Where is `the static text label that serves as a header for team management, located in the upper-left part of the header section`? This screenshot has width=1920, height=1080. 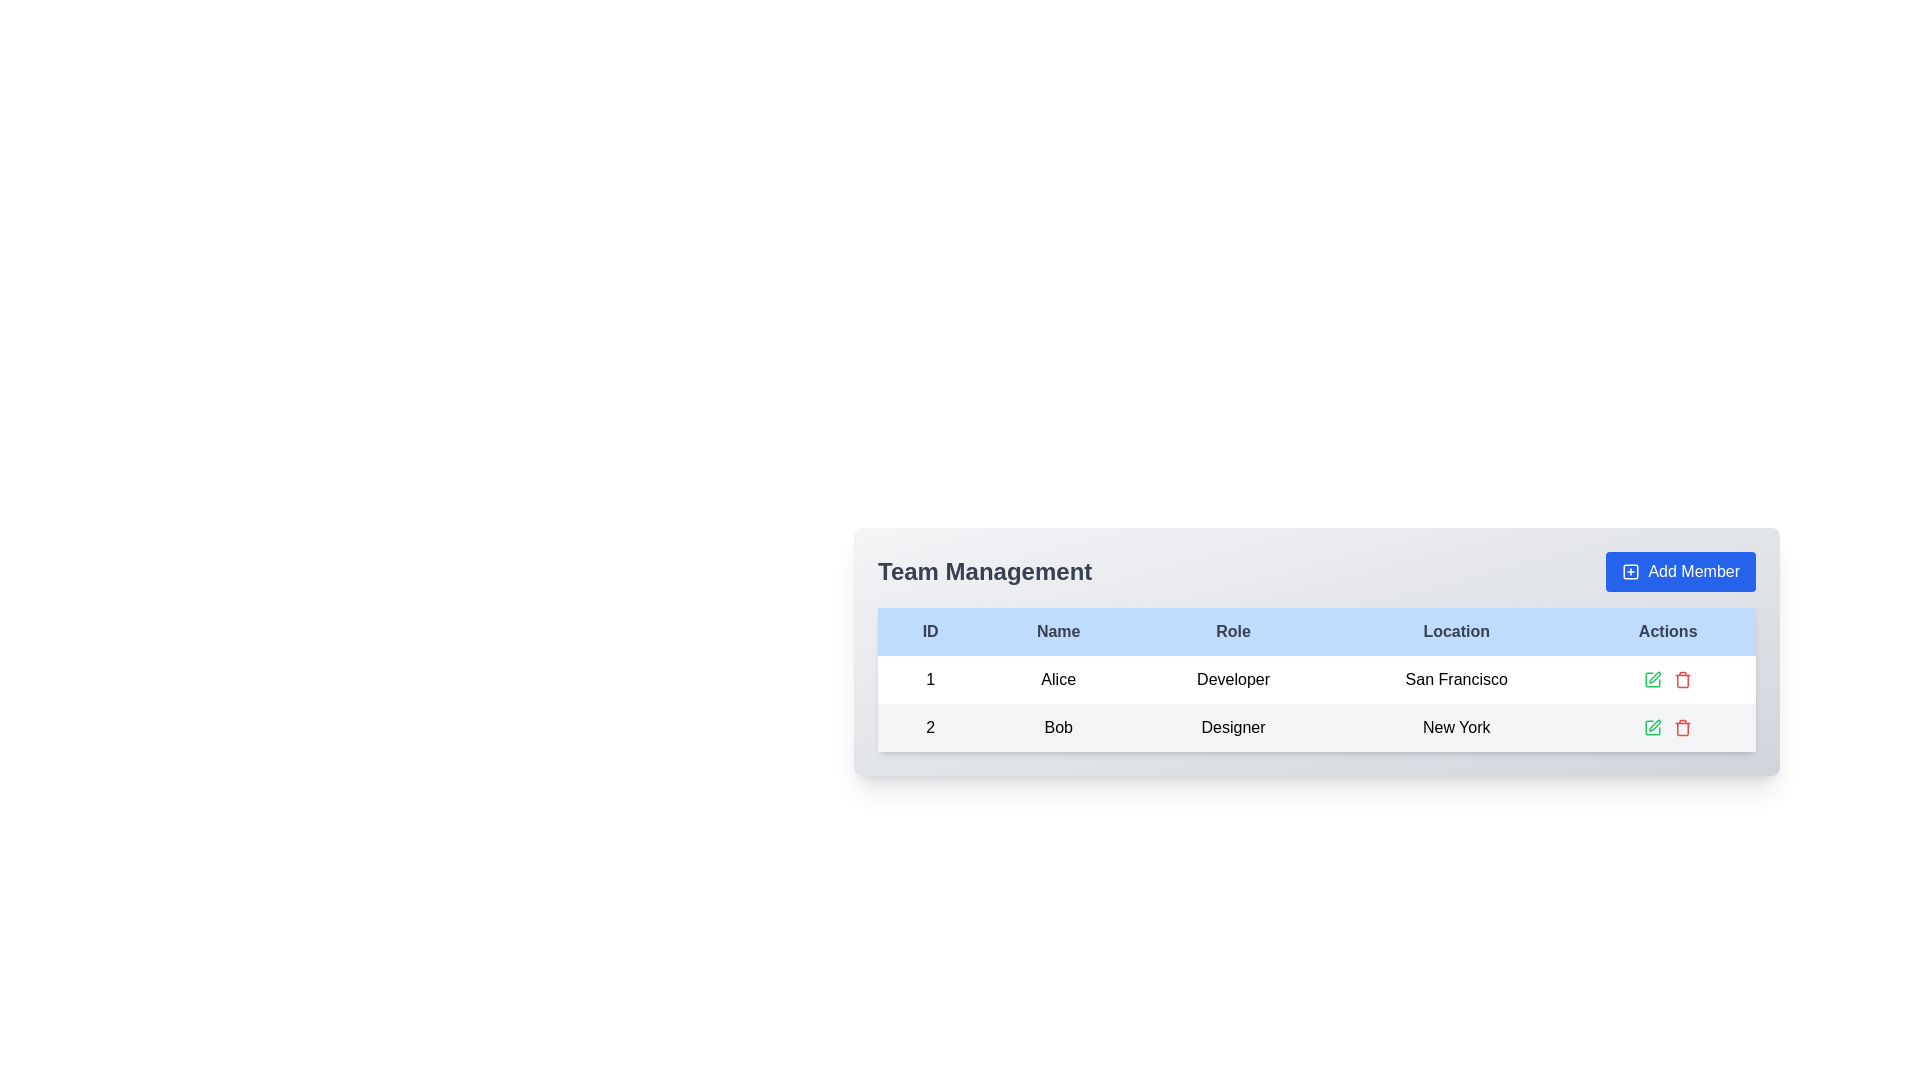
the static text label that serves as a header for team management, located in the upper-left part of the header section is located at coordinates (985, 571).